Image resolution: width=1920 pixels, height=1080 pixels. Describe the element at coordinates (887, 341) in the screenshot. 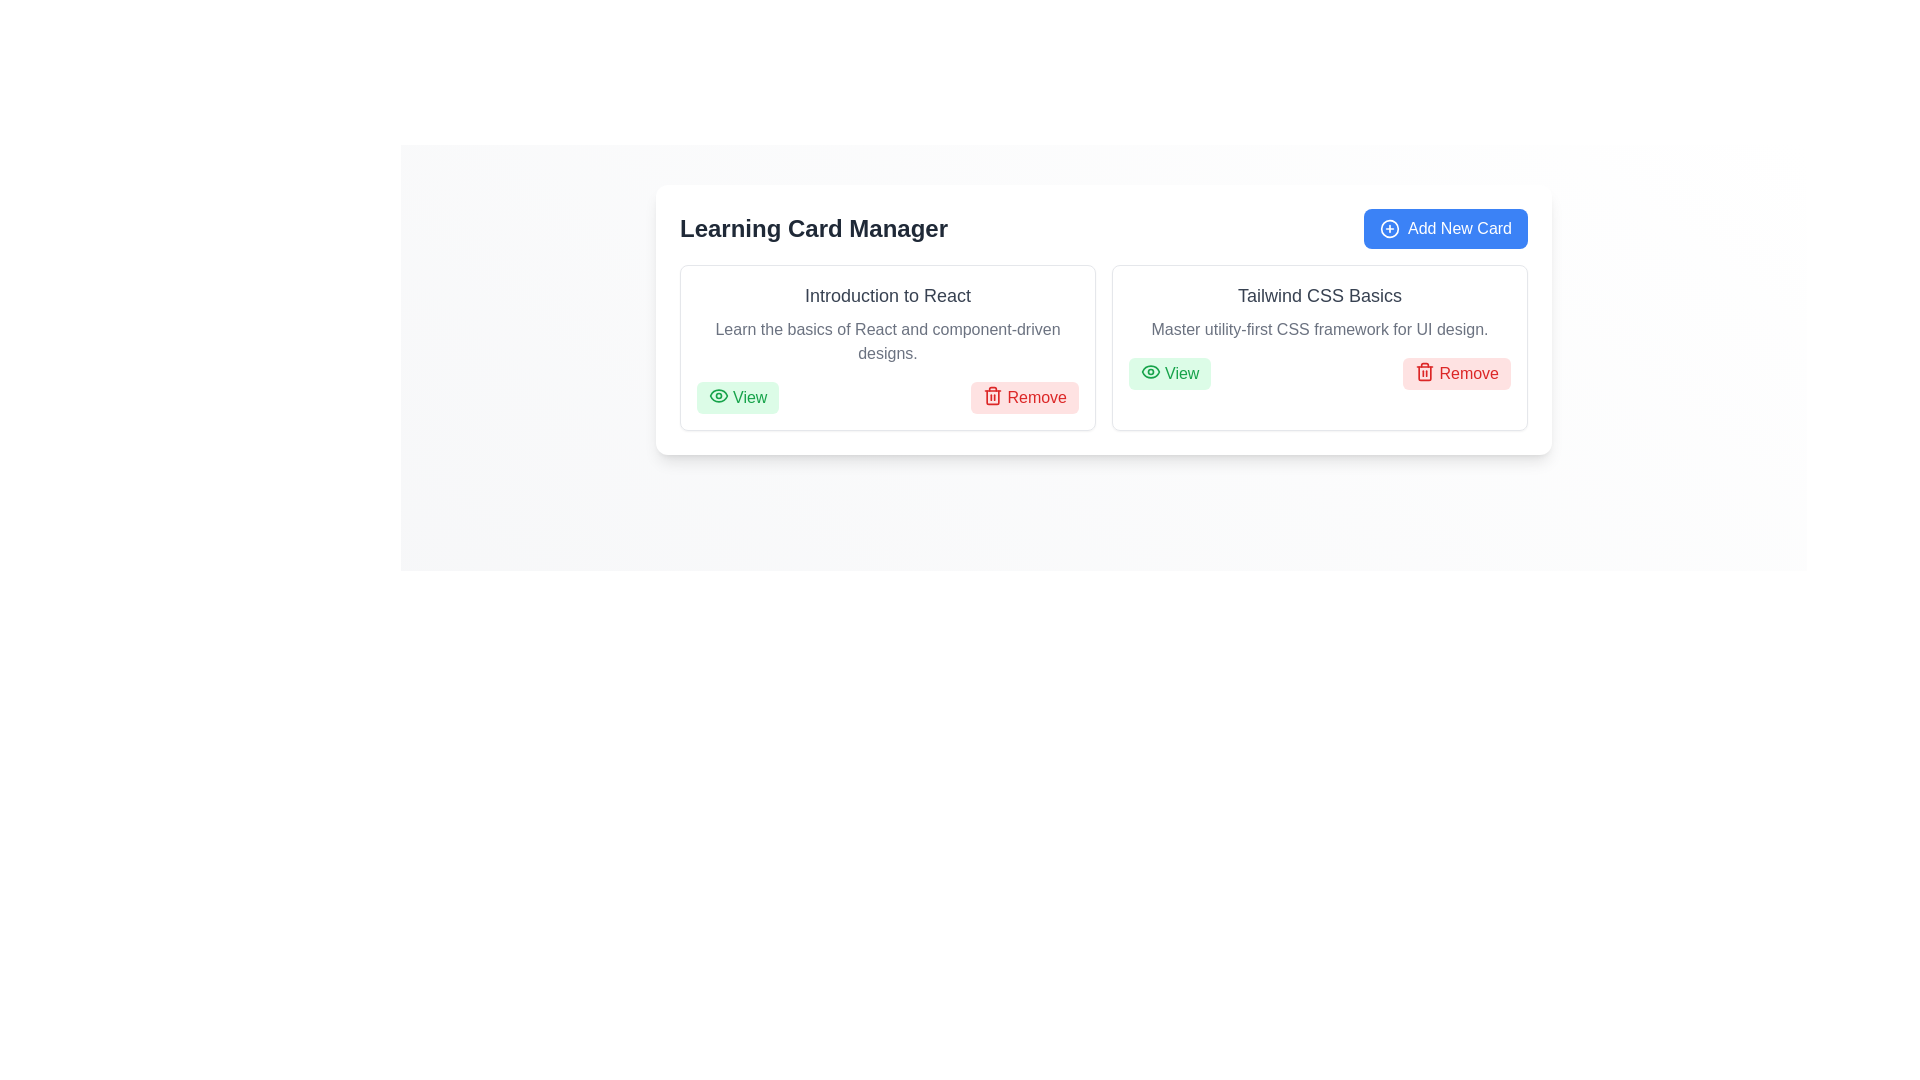

I see `the text that provides an overview of the React basics and component-driven design course, located between the header 'Introduction to React' and the action row with 'View' and 'Remove' buttons` at that location.